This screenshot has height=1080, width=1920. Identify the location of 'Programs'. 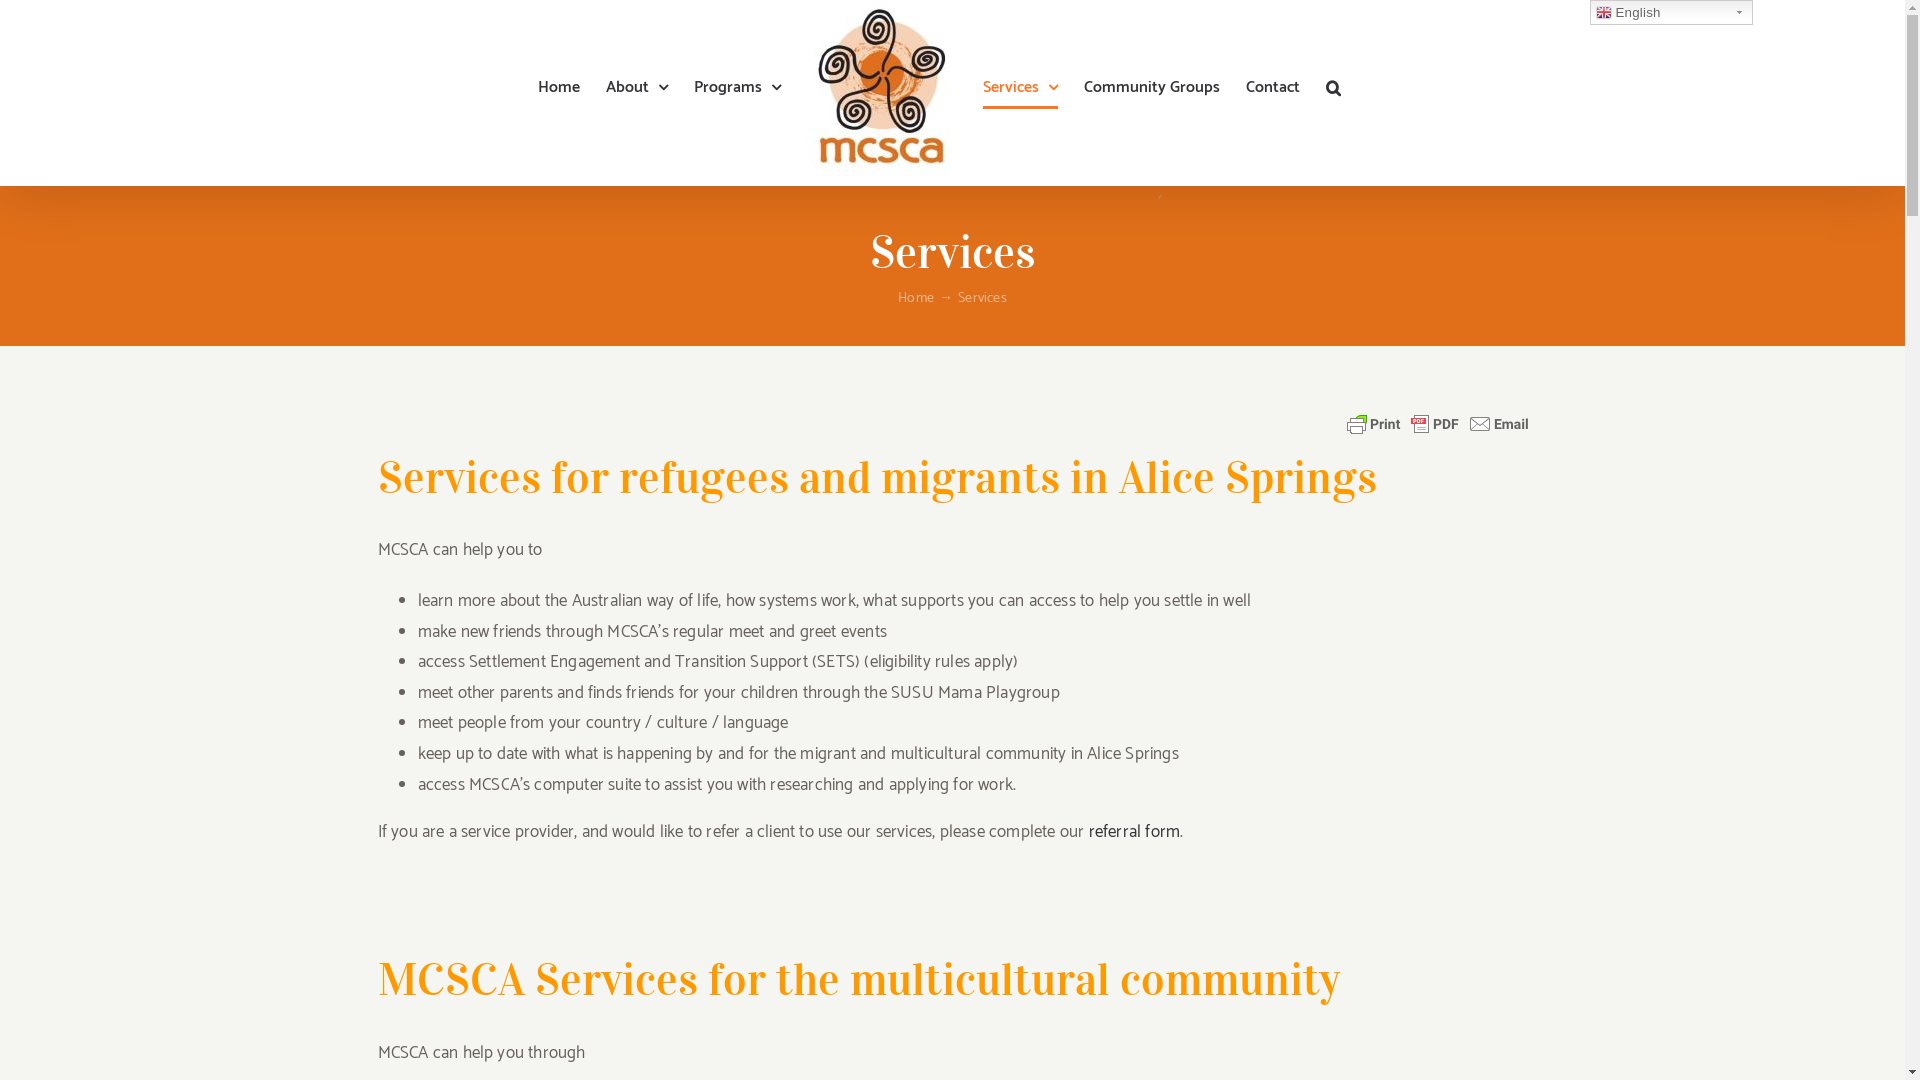
(736, 87).